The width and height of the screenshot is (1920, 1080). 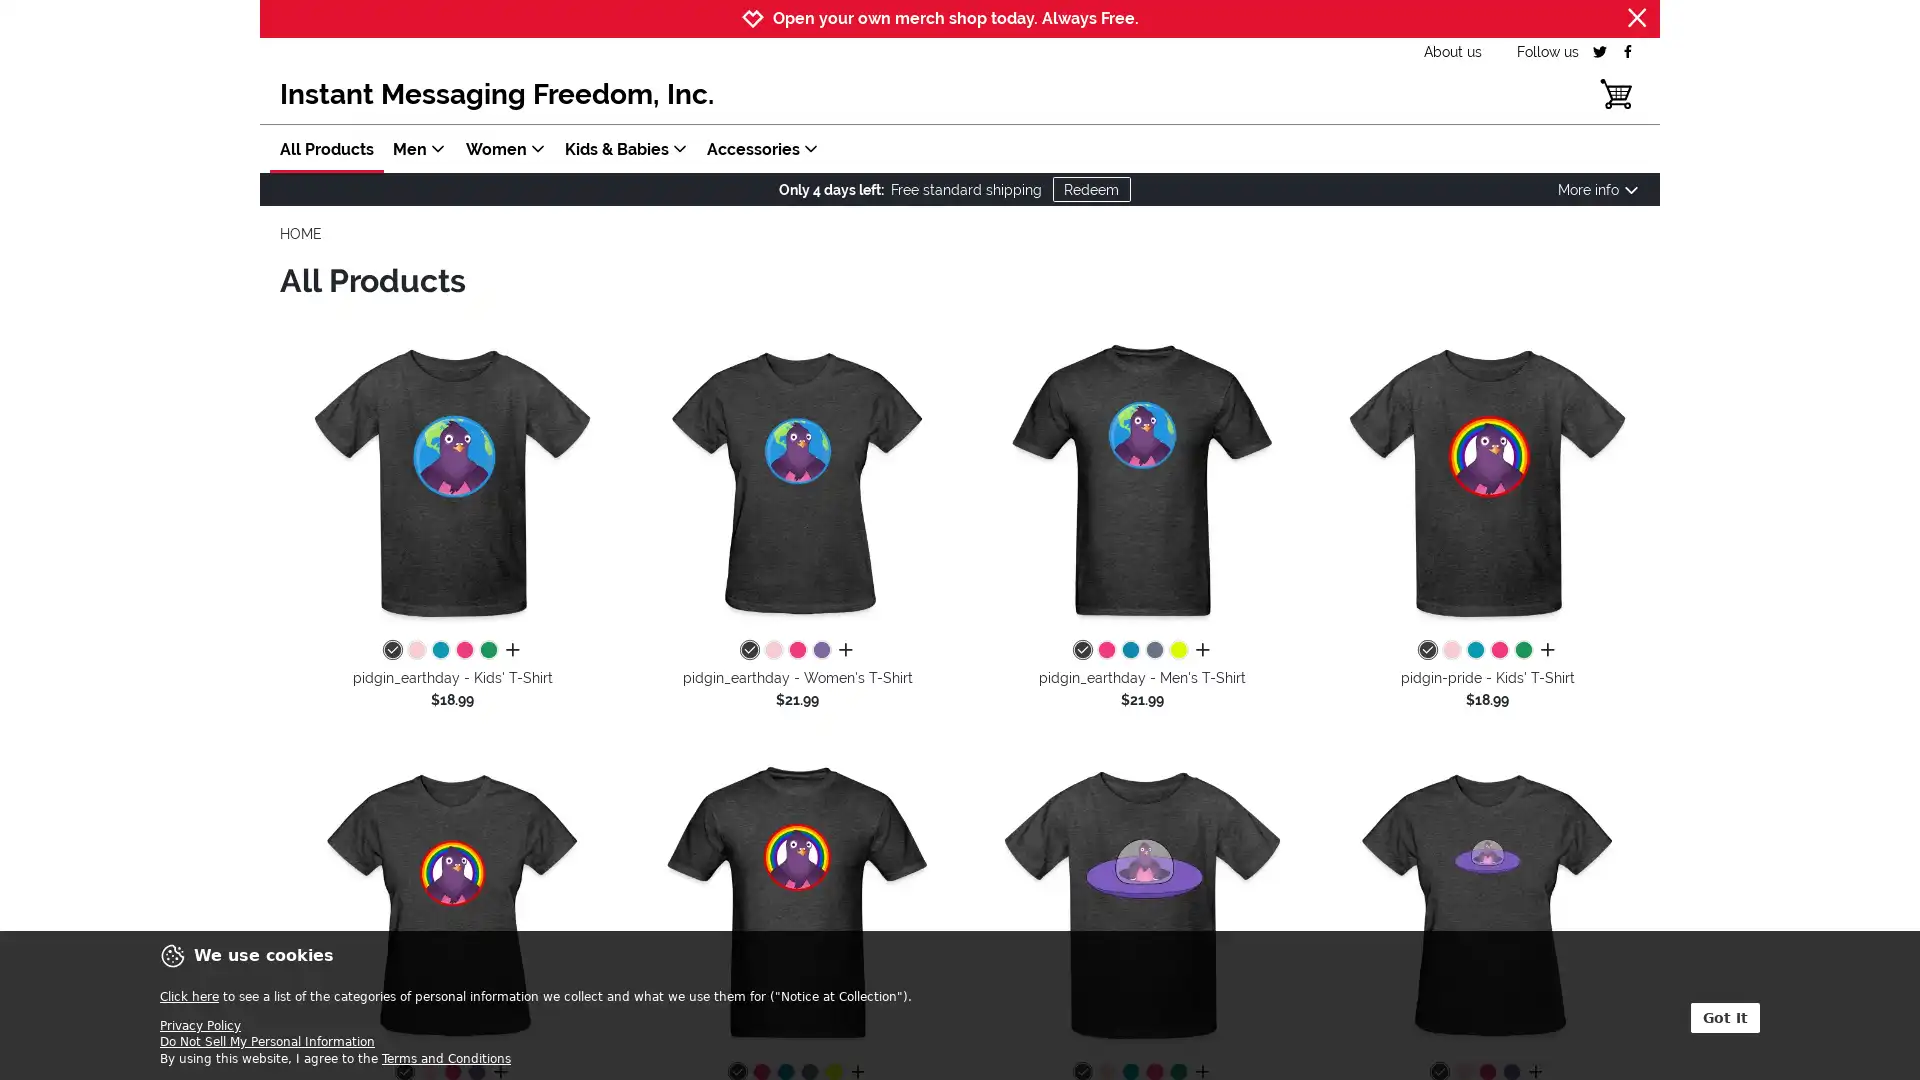 What do you see at coordinates (747, 651) in the screenshot?
I see `heather black` at bounding box center [747, 651].